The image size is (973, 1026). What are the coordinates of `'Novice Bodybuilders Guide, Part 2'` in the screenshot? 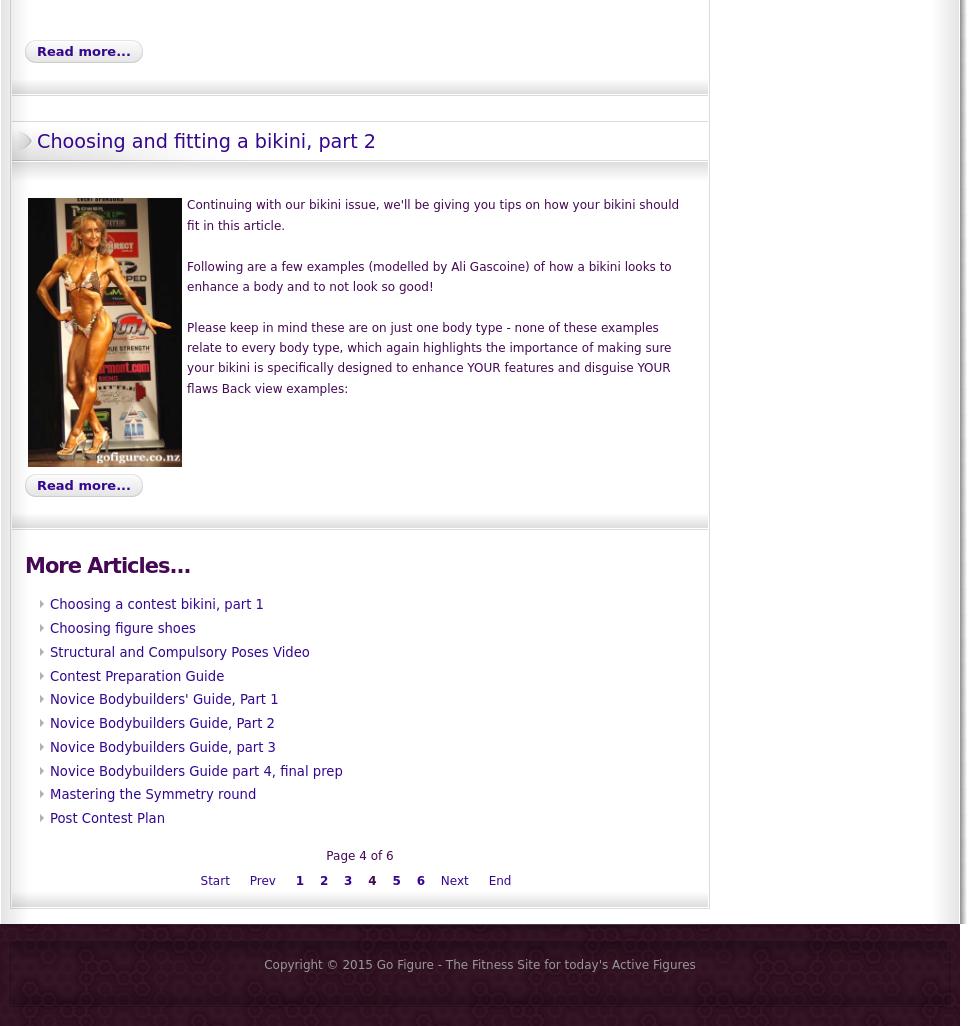 It's located at (162, 723).